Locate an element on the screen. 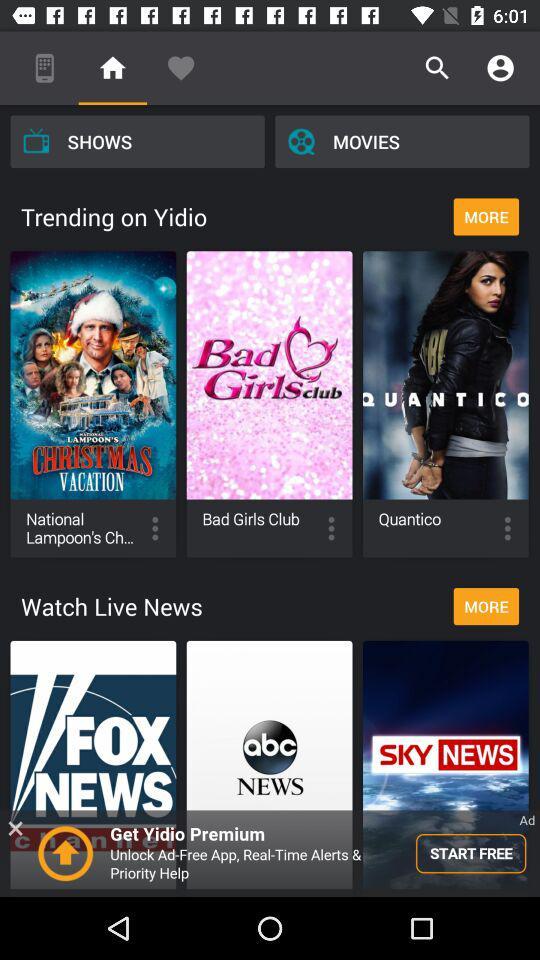 This screenshot has height=960, width=540. the icon above more is located at coordinates (402, 140).